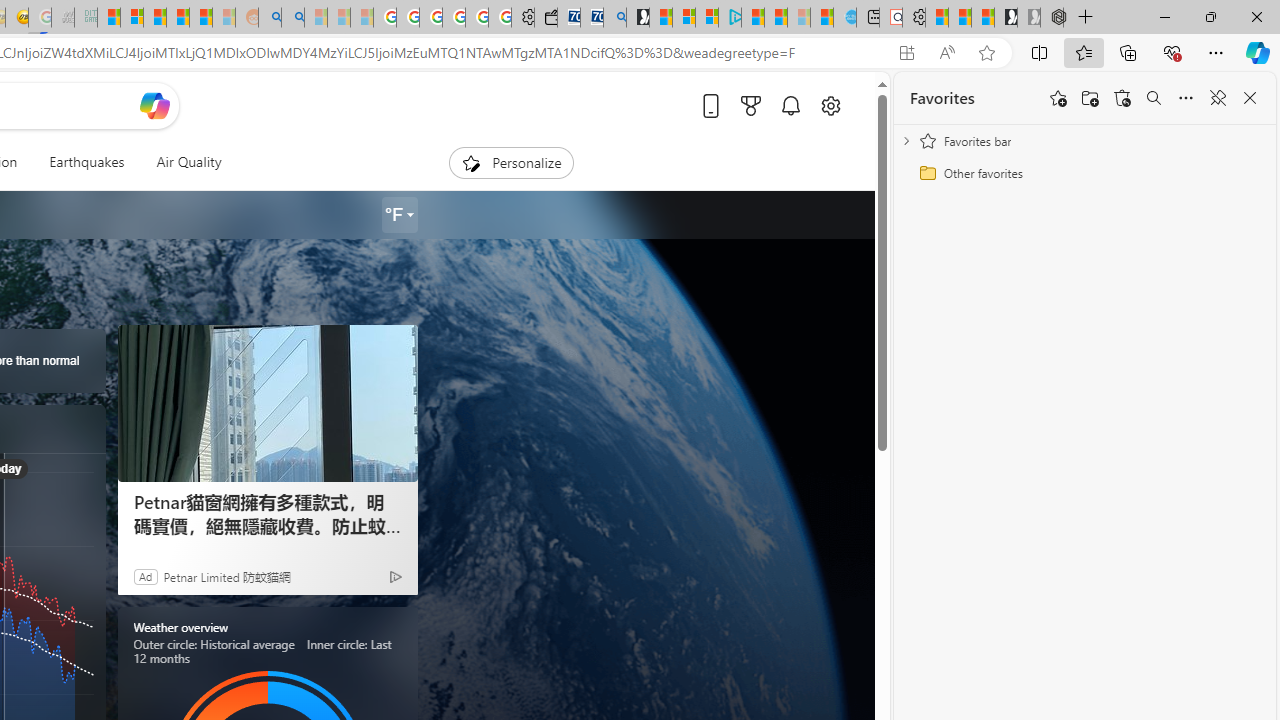 The width and height of the screenshot is (1280, 720). Describe the element at coordinates (1249, 98) in the screenshot. I see `'Close favorites'` at that location.